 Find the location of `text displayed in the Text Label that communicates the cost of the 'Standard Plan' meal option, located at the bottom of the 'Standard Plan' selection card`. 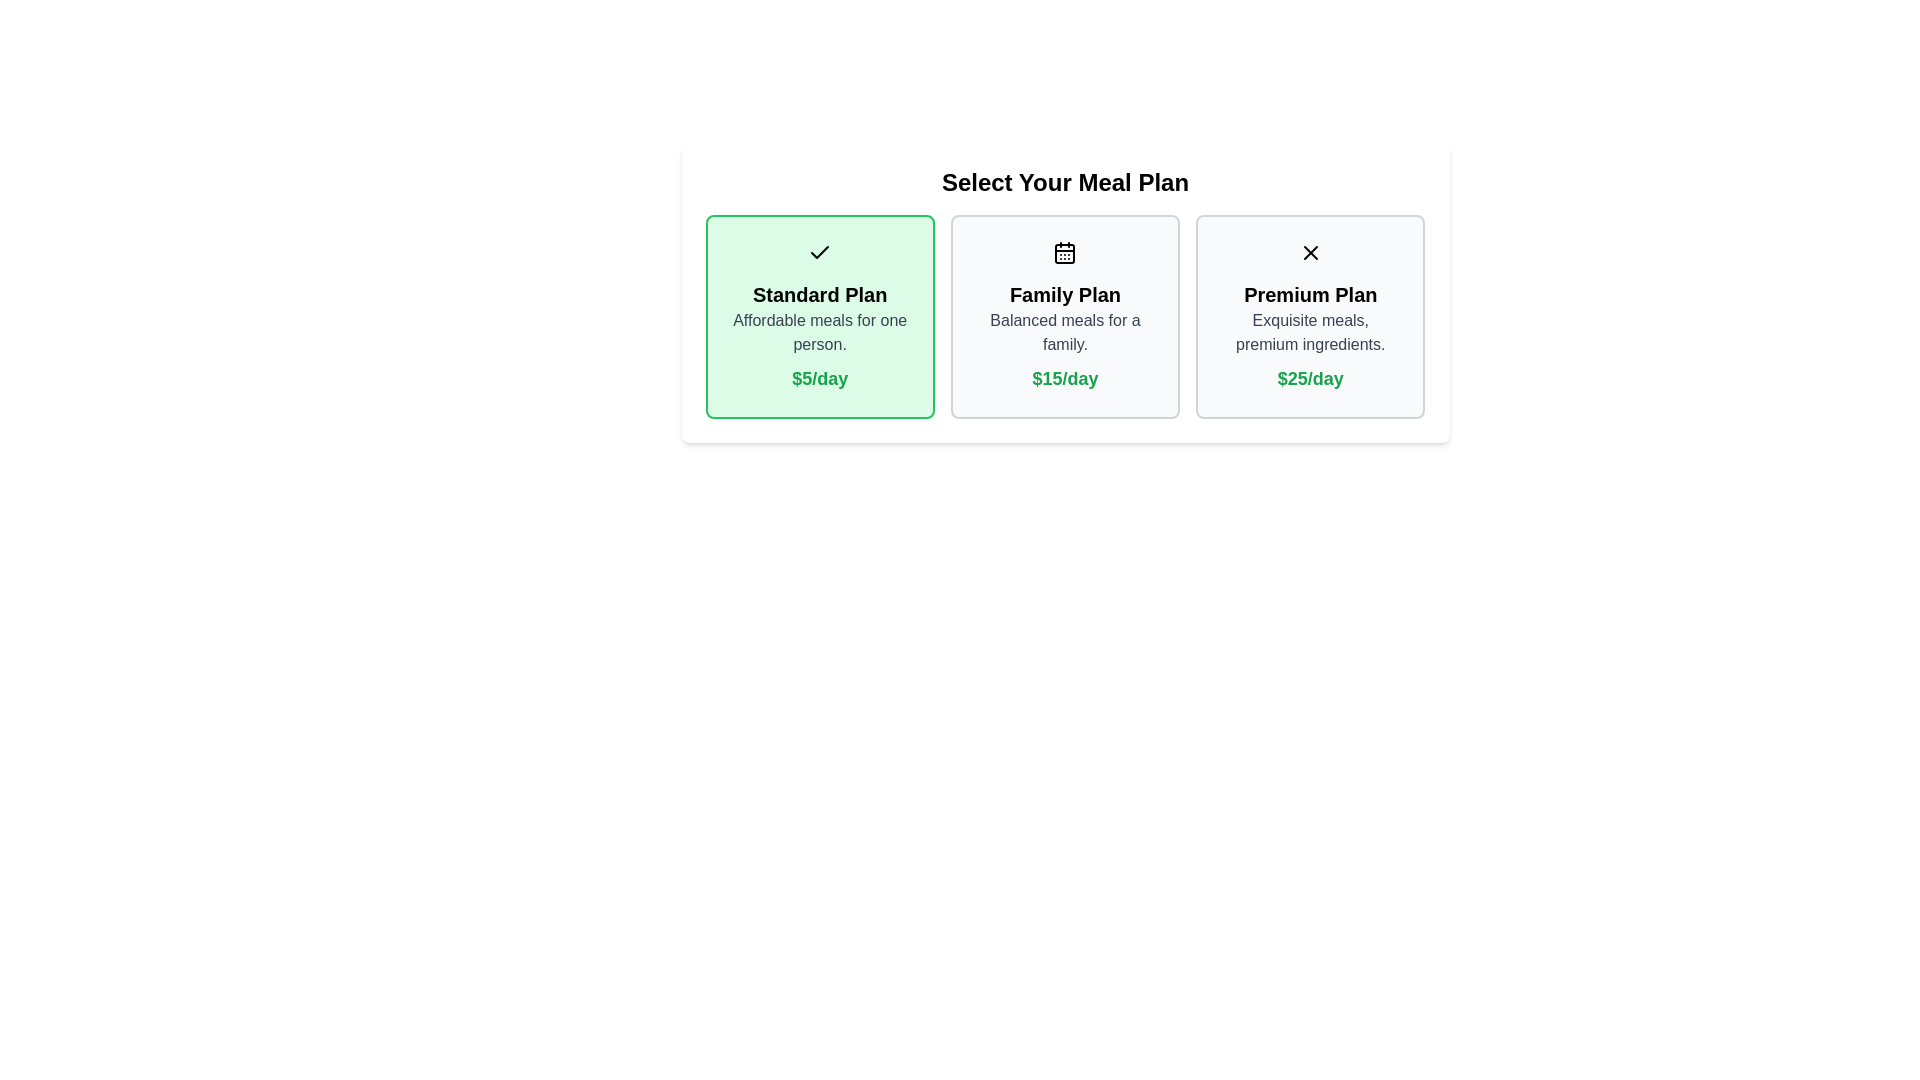

text displayed in the Text Label that communicates the cost of the 'Standard Plan' meal option, located at the bottom of the 'Standard Plan' selection card is located at coordinates (820, 378).